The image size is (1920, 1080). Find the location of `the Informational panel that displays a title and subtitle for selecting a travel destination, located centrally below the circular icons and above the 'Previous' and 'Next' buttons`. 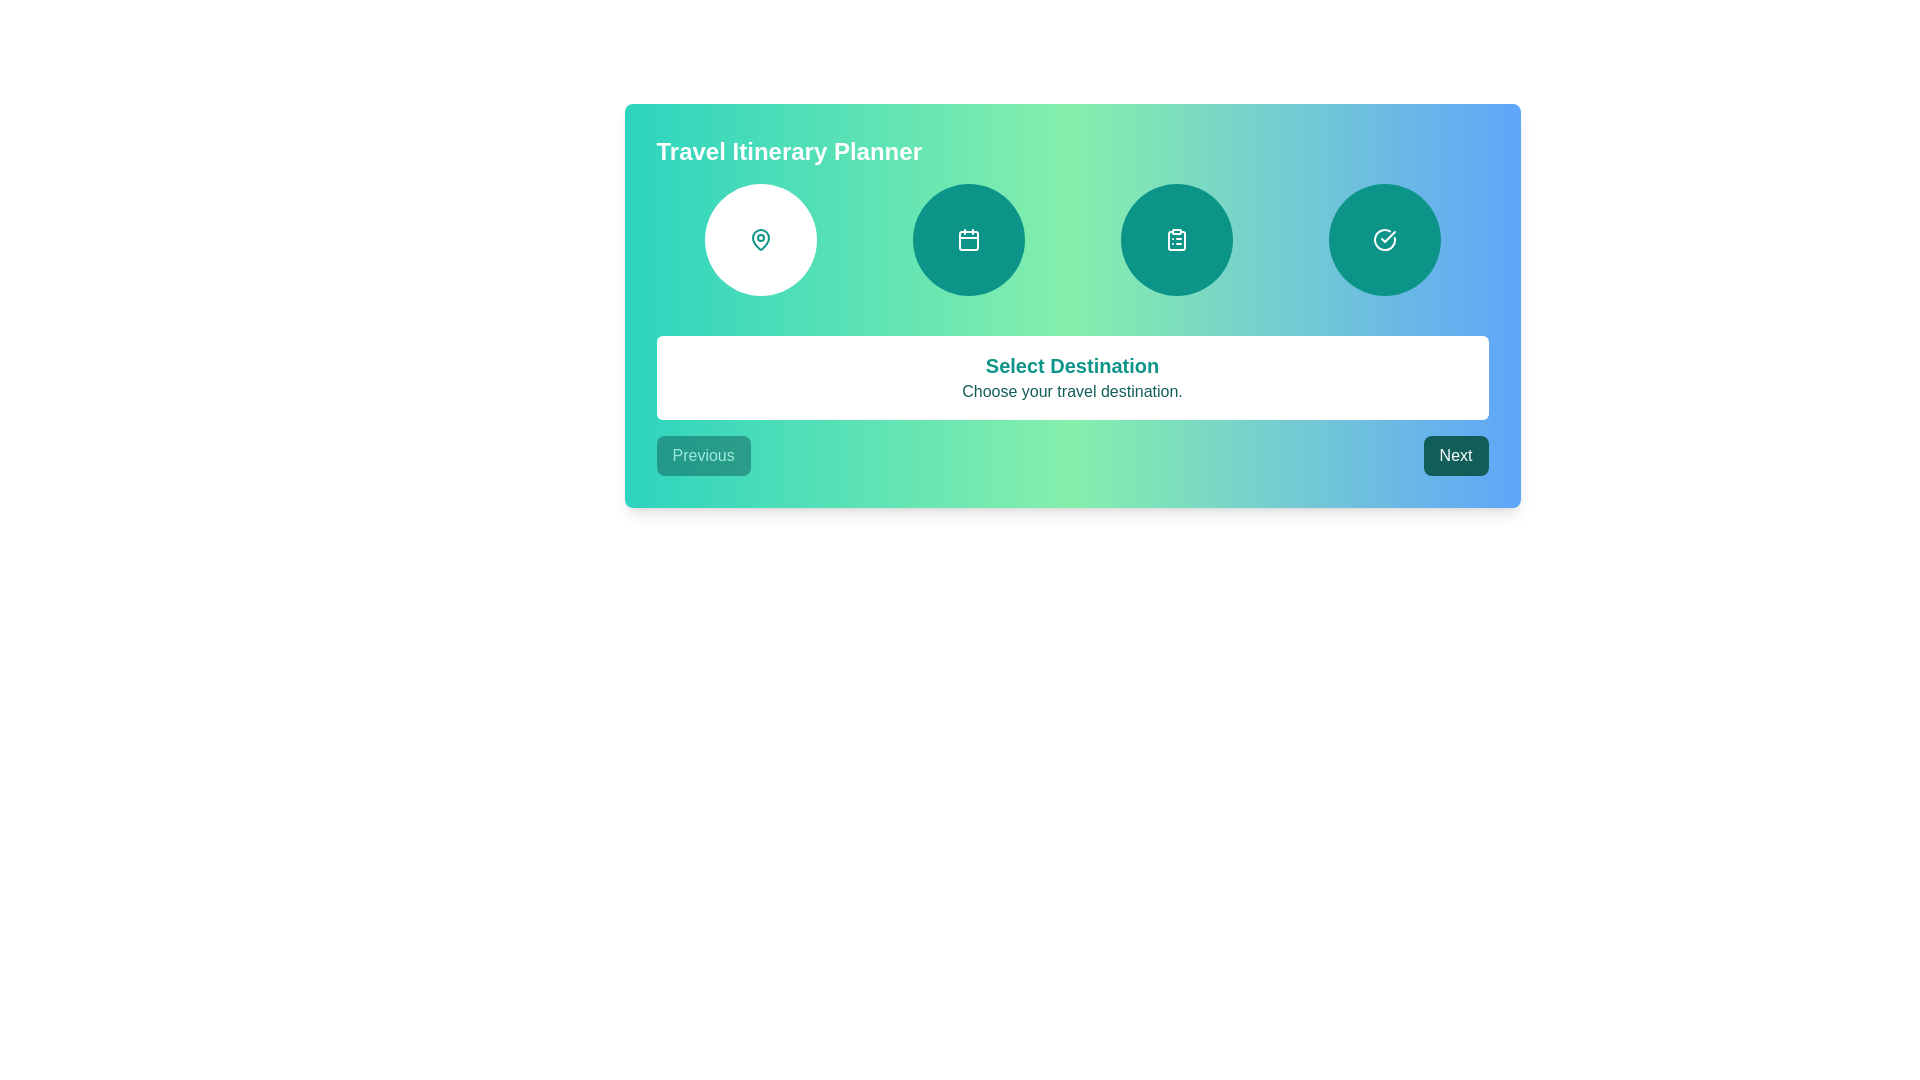

the Informational panel that displays a title and subtitle for selecting a travel destination, located centrally below the circular icons and above the 'Previous' and 'Next' buttons is located at coordinates (1071, 405).